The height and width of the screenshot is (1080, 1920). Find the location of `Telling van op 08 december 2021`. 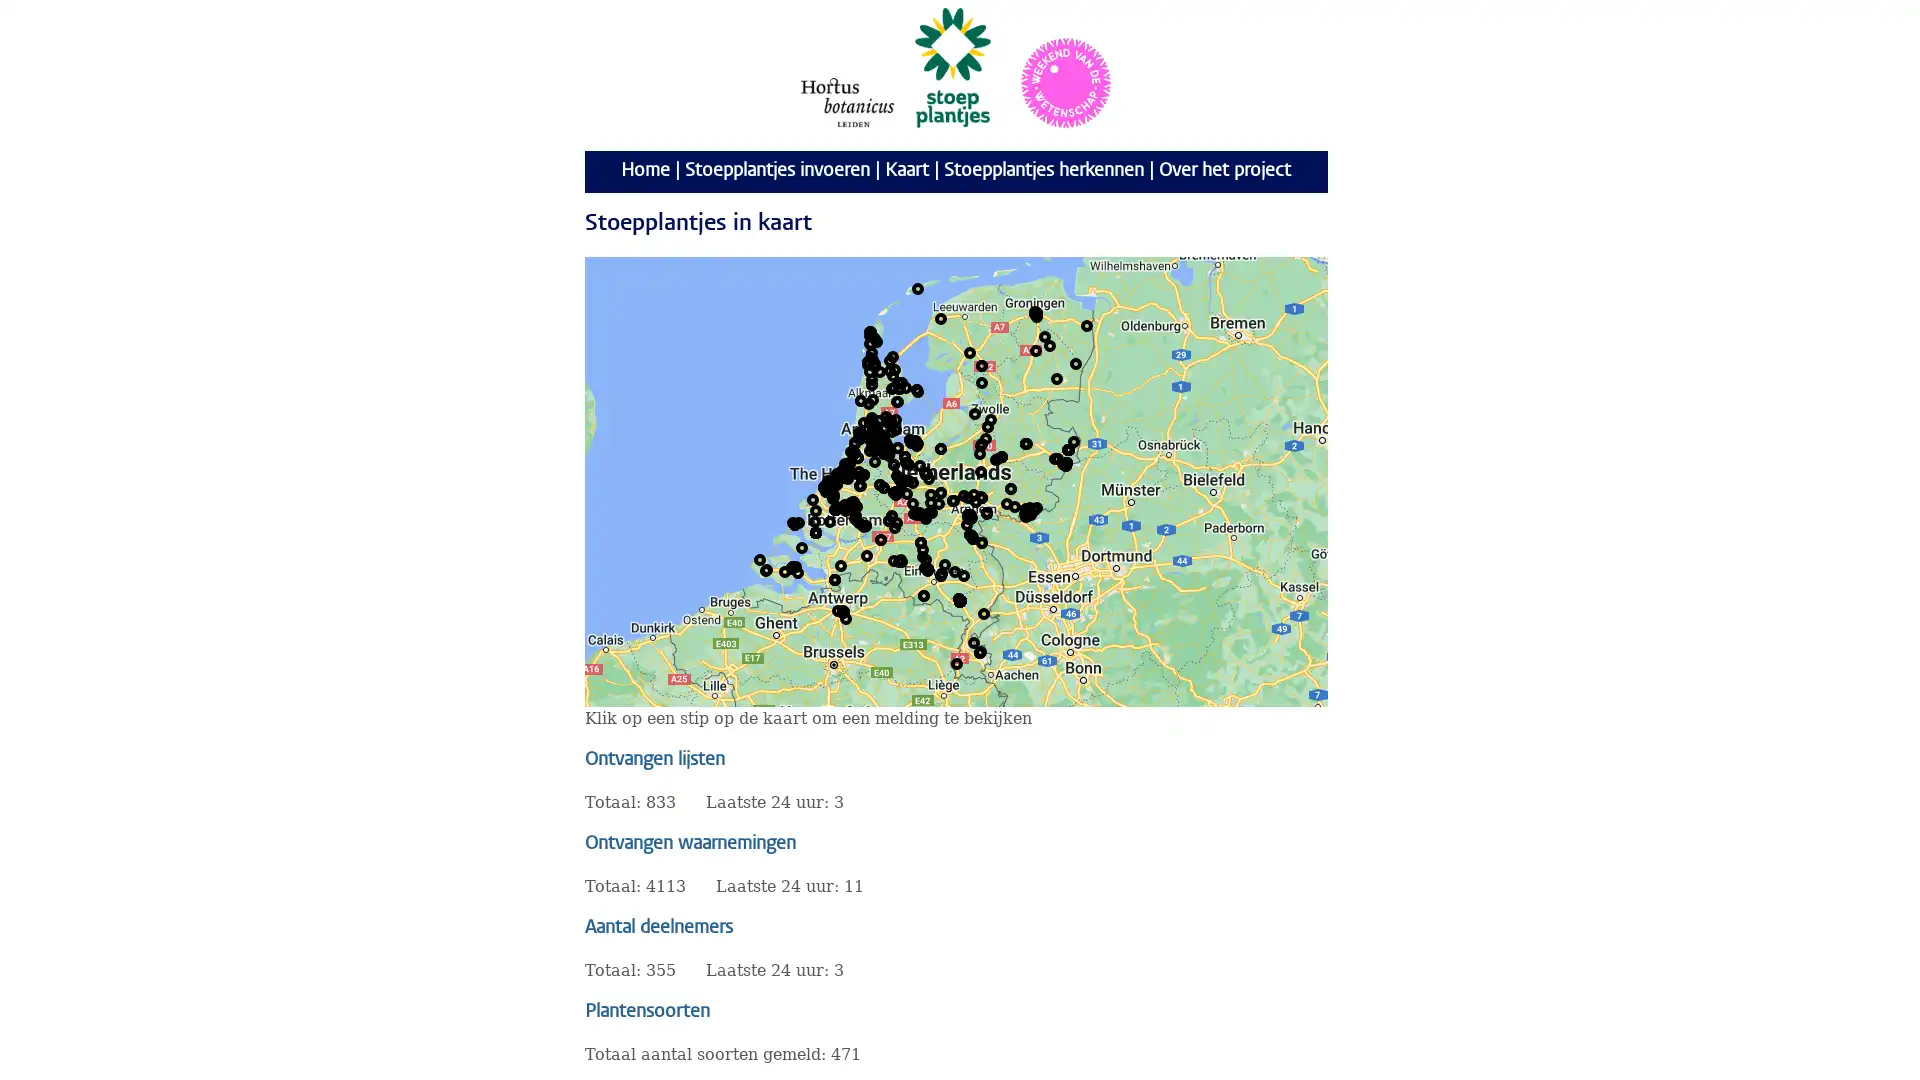

Telling van op 08 december 2021 is located at coordinates (892, 386).